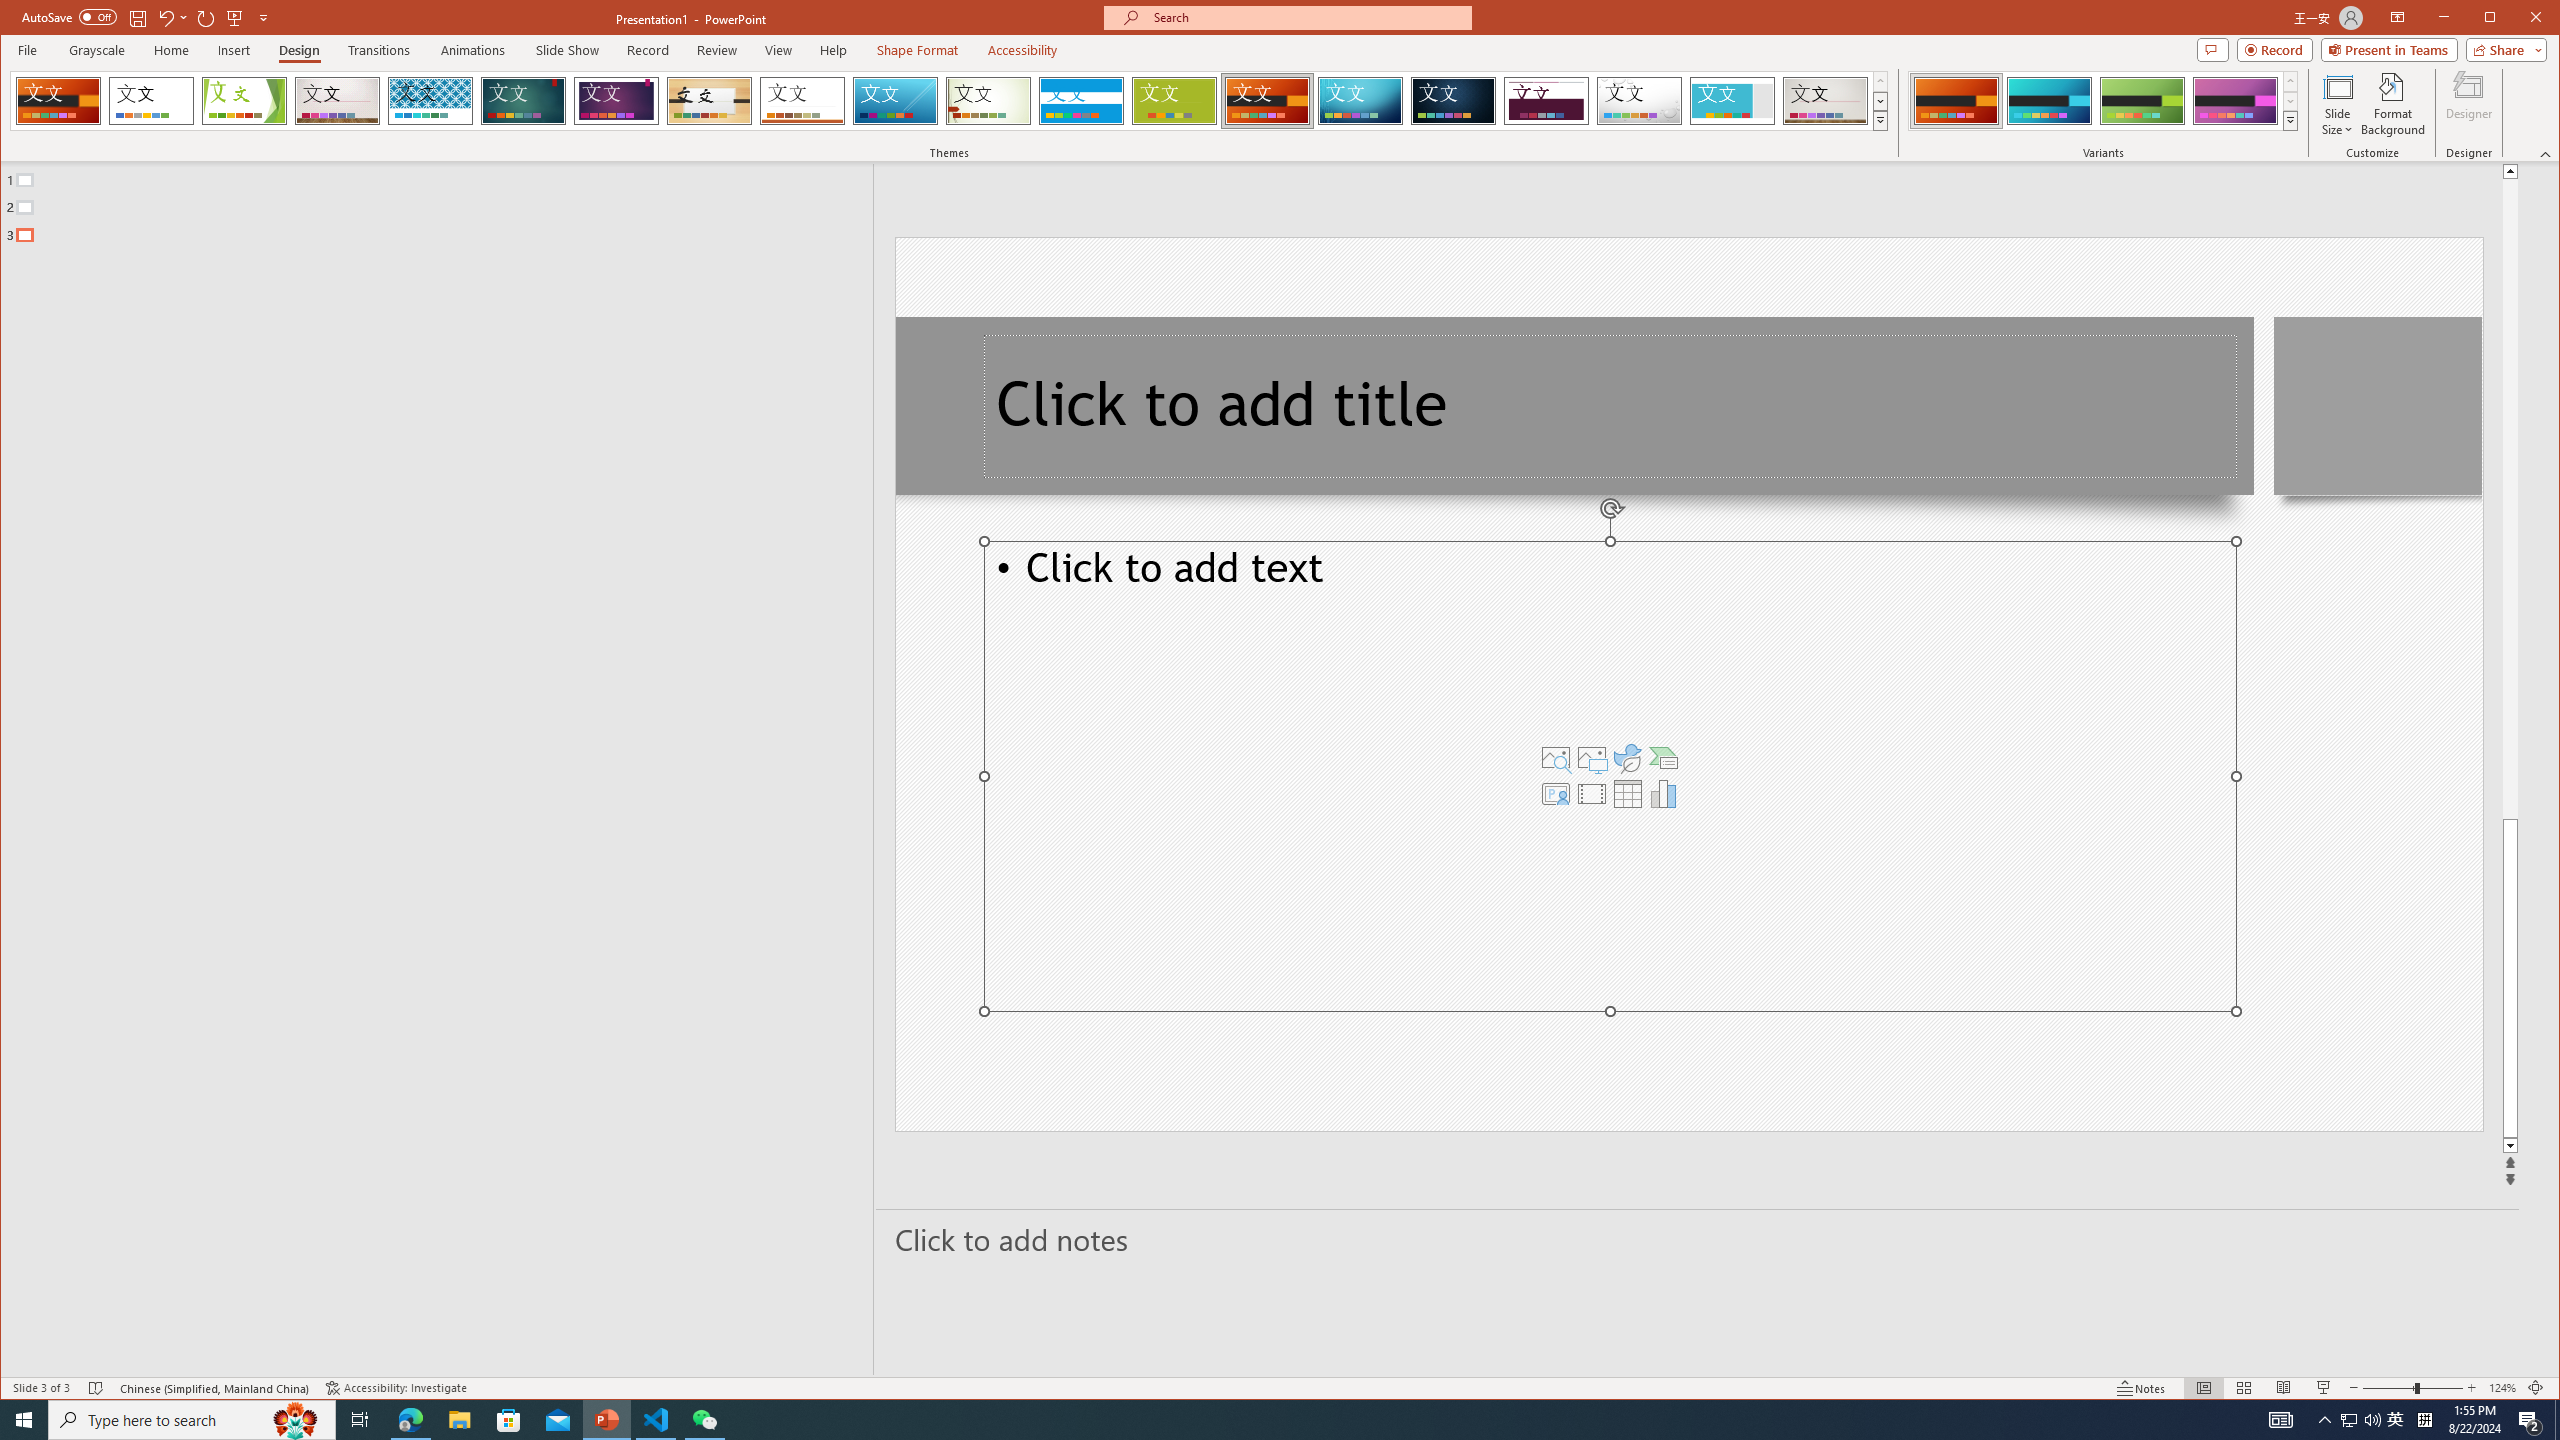  What do you see at coordinates (1627, 792) in the screenshot?
I see `'Insert Table'` at bounding box center [1627, 792].